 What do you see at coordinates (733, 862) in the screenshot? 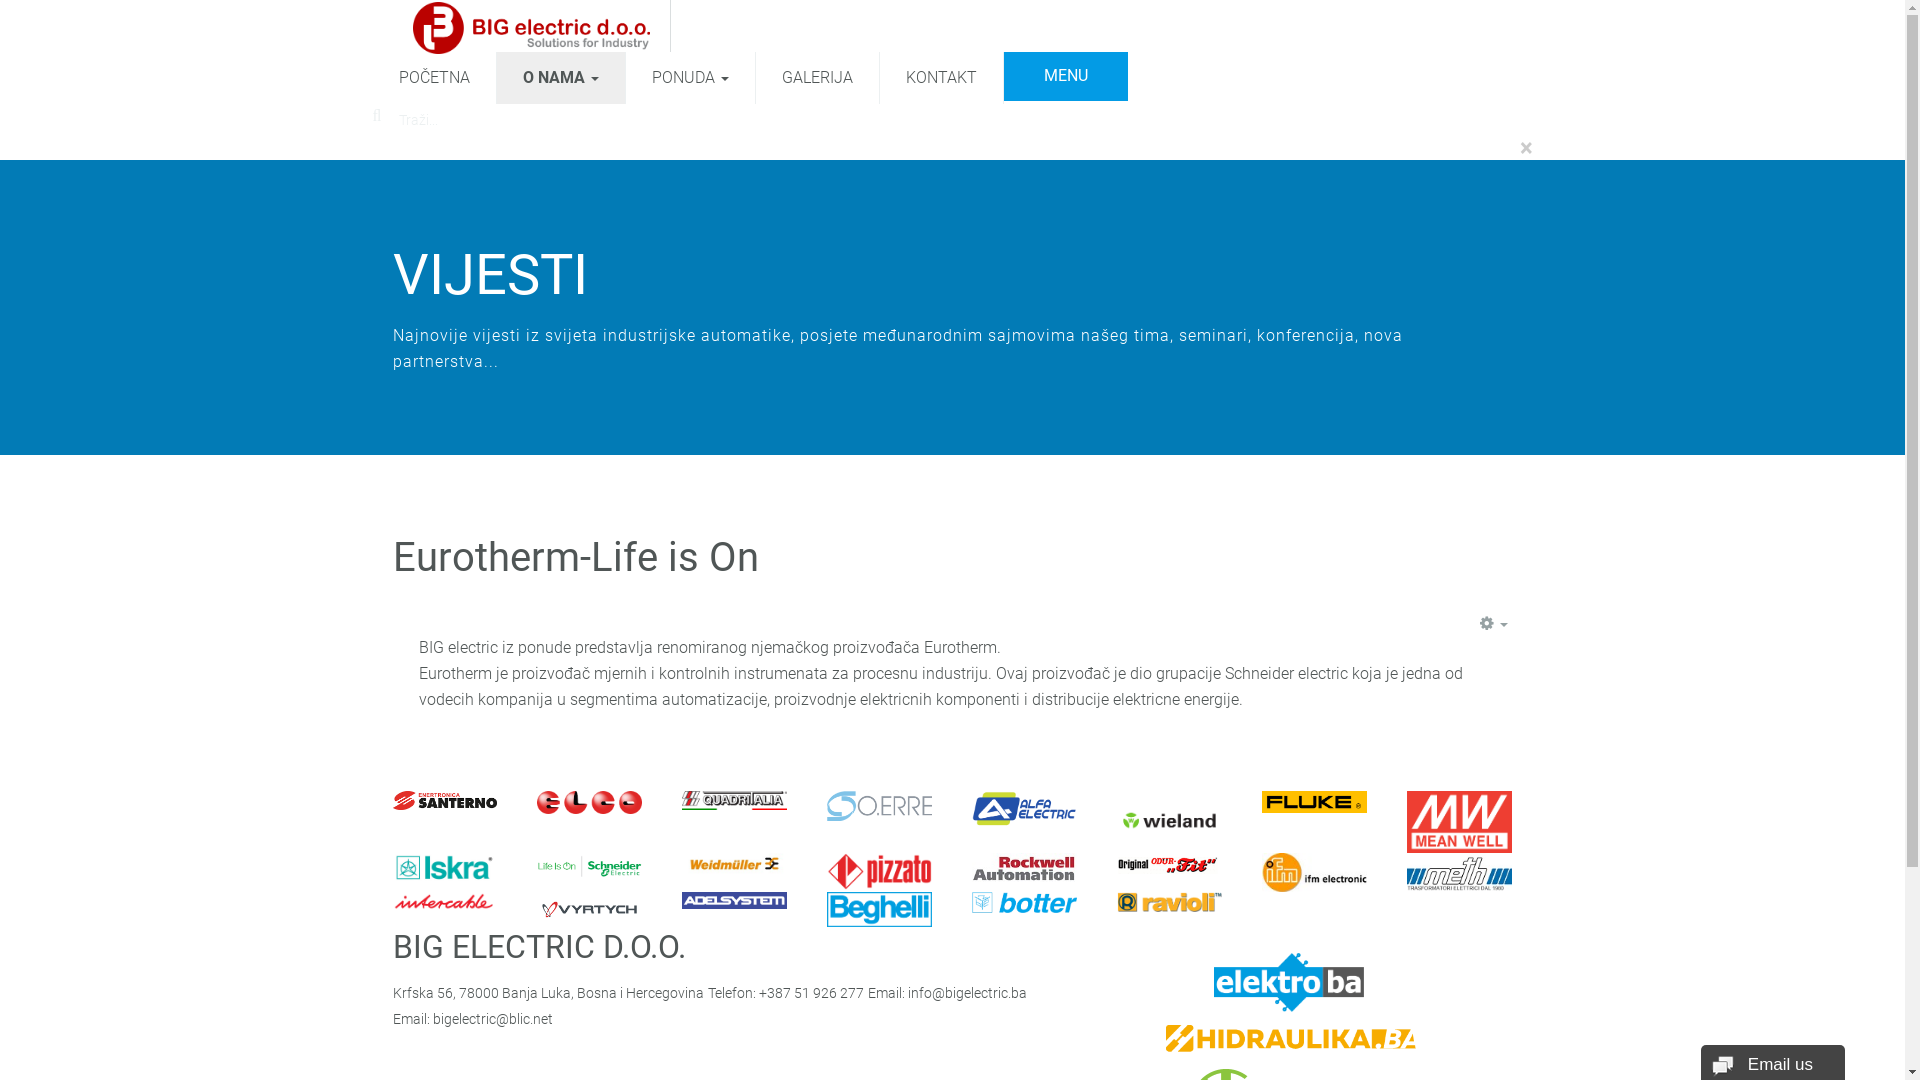
I see `'Weidmuller'` at bounding box center [733, 862].